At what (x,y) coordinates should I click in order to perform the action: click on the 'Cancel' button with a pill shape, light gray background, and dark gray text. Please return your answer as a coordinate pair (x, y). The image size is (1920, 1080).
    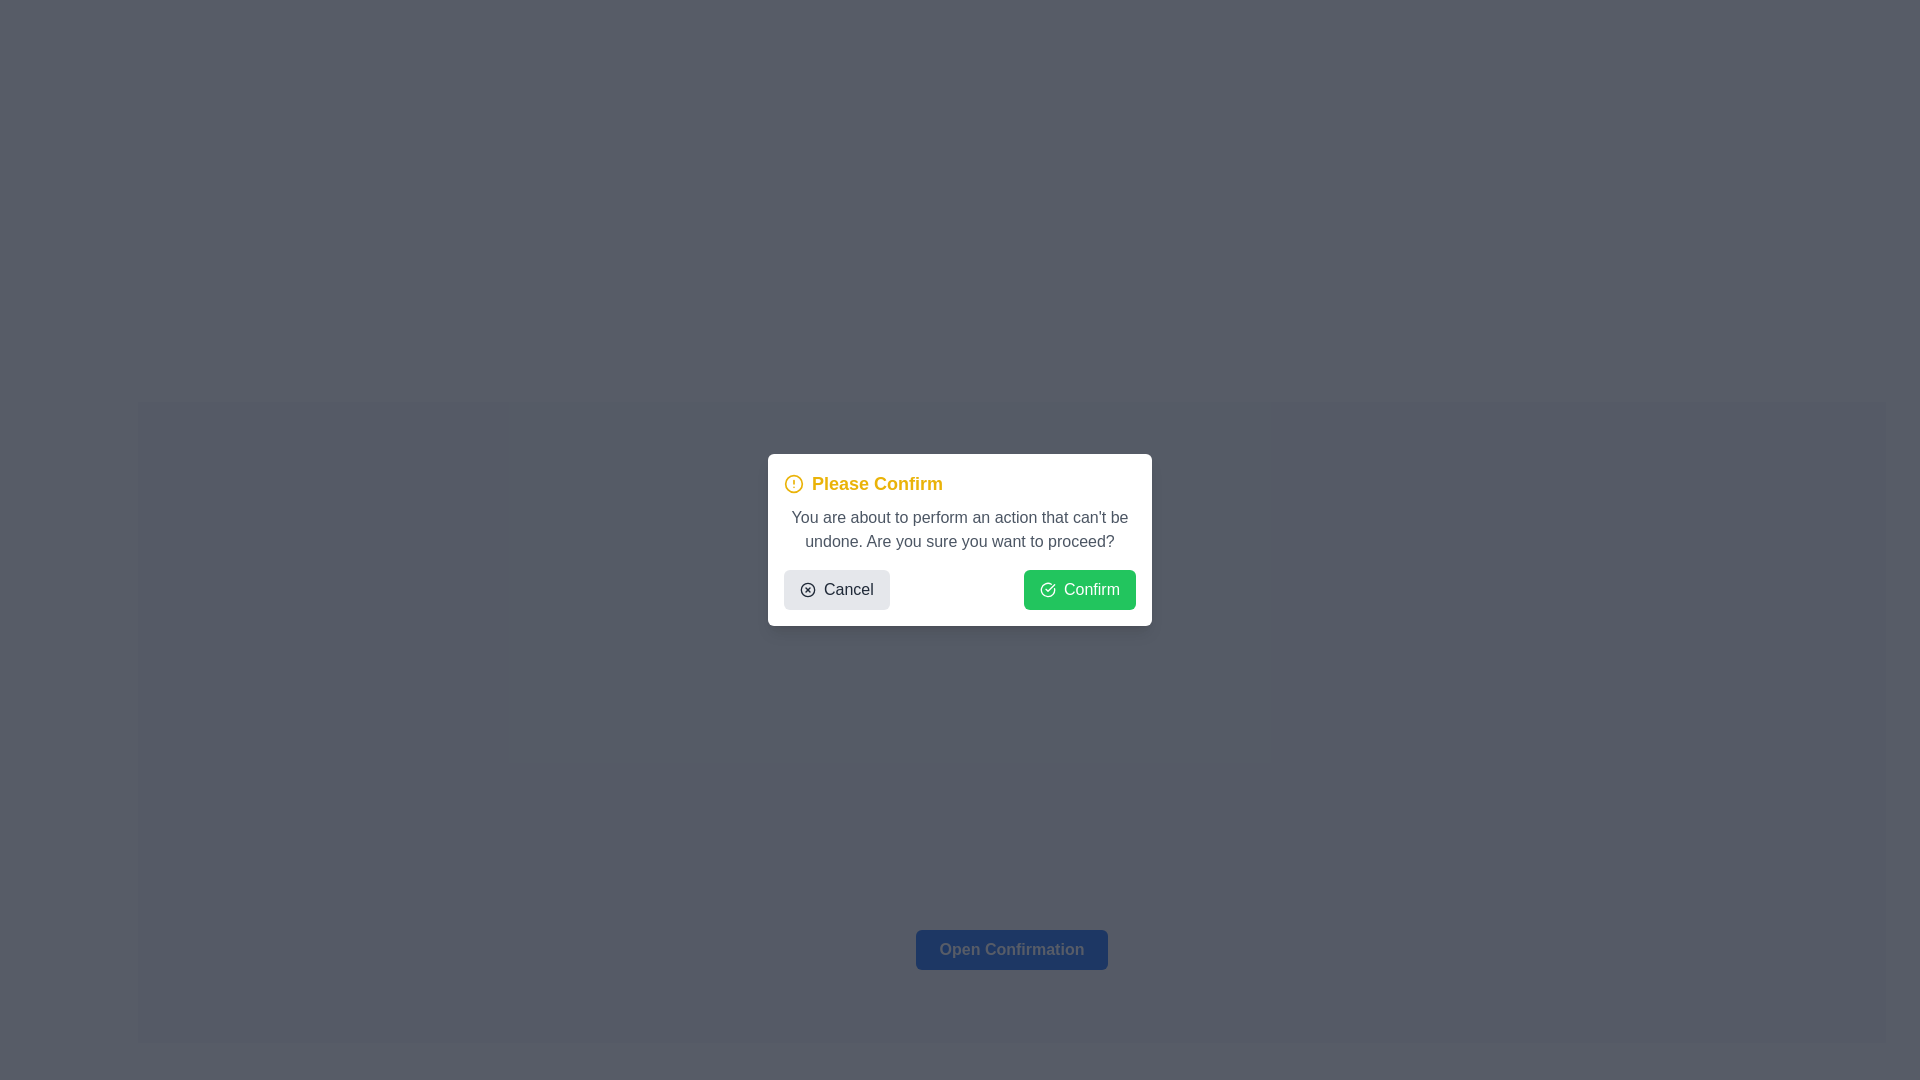
    Looking at the image, I should click on (836, 589).